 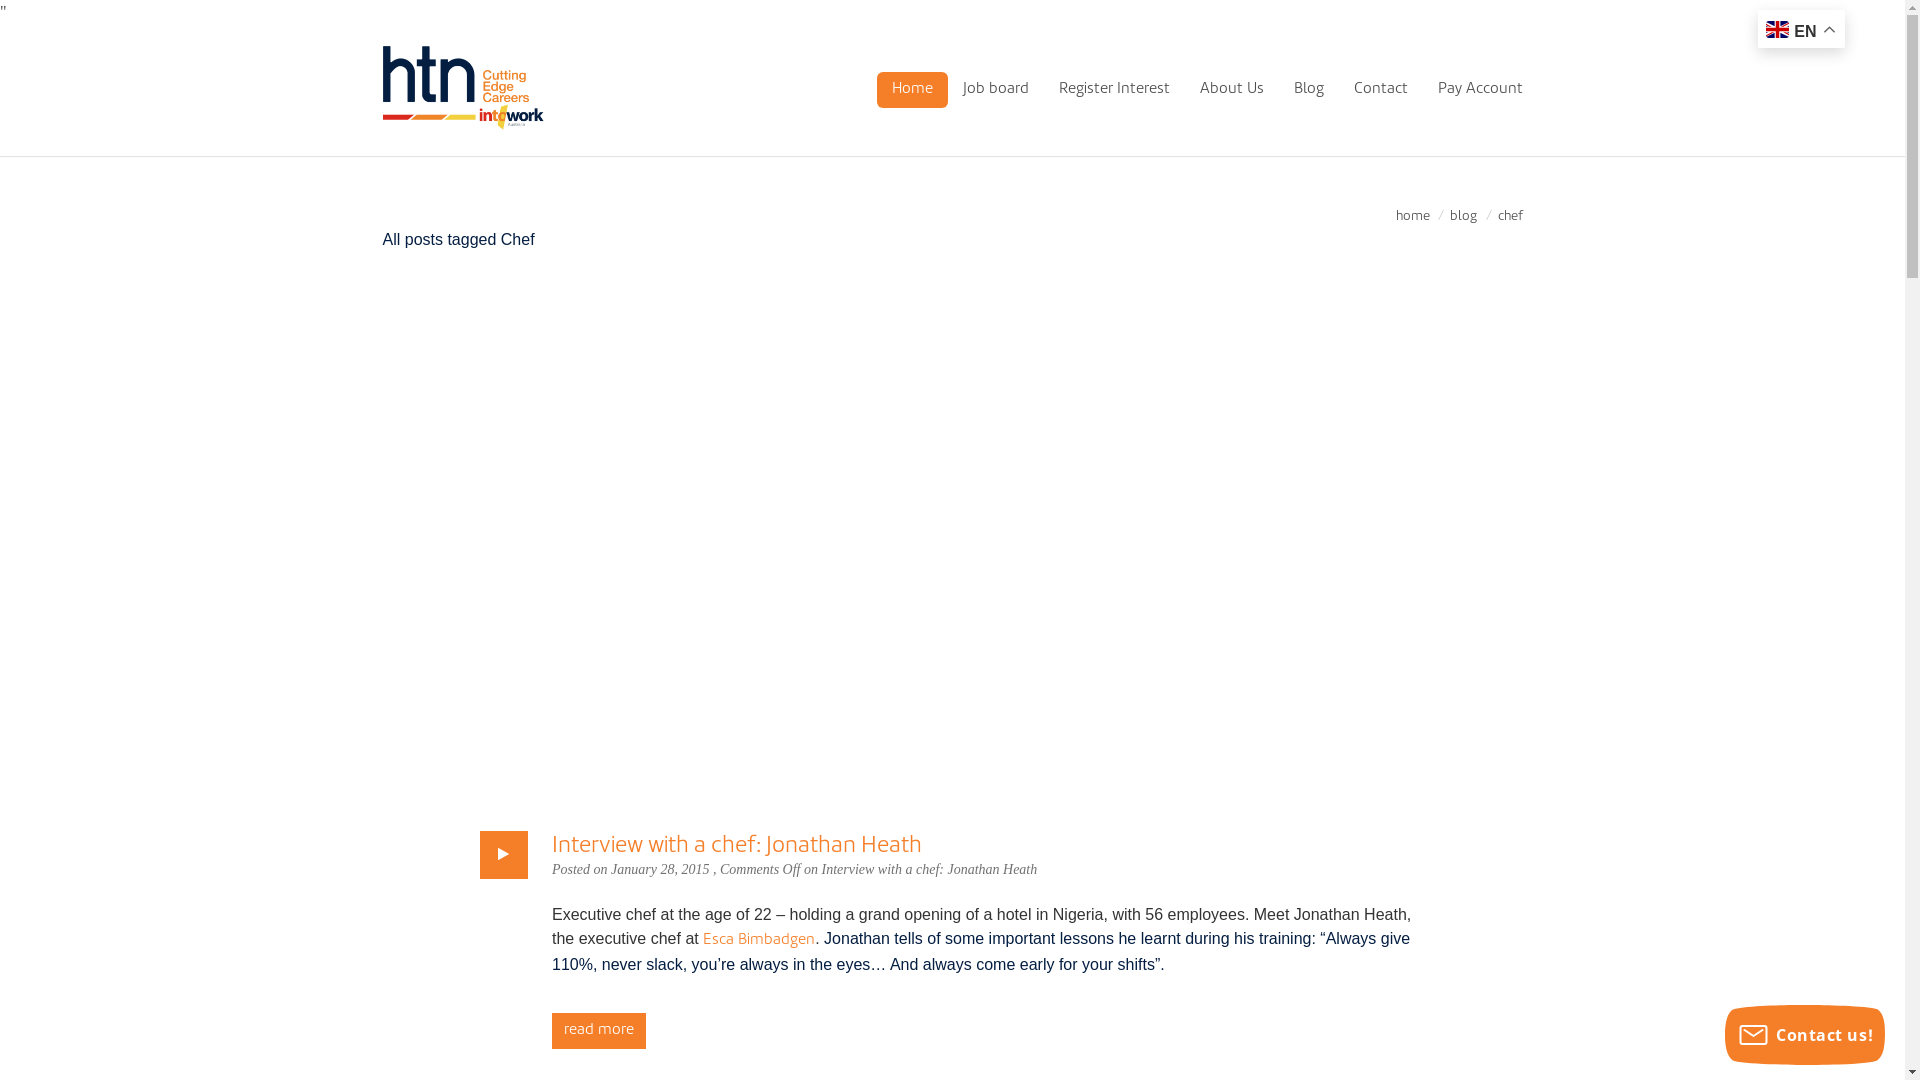 What do you see at coordinates (1420, 88) in the screenshot?
I see `'Pay Account'` at bounding box center [1420, 88].